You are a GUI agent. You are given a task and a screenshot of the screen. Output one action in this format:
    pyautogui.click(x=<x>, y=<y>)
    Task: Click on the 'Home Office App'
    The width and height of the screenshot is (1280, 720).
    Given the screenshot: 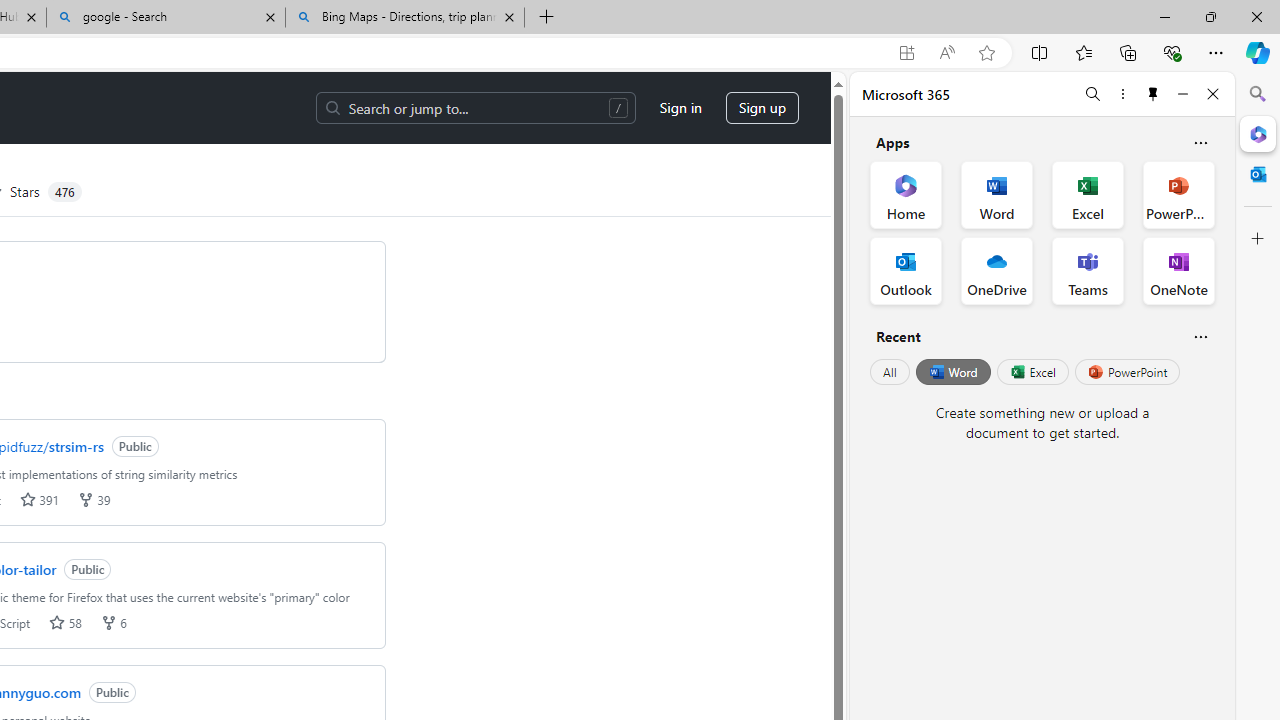 What is the action you would take?
    pyautogui.click(x=905, y=195)
    